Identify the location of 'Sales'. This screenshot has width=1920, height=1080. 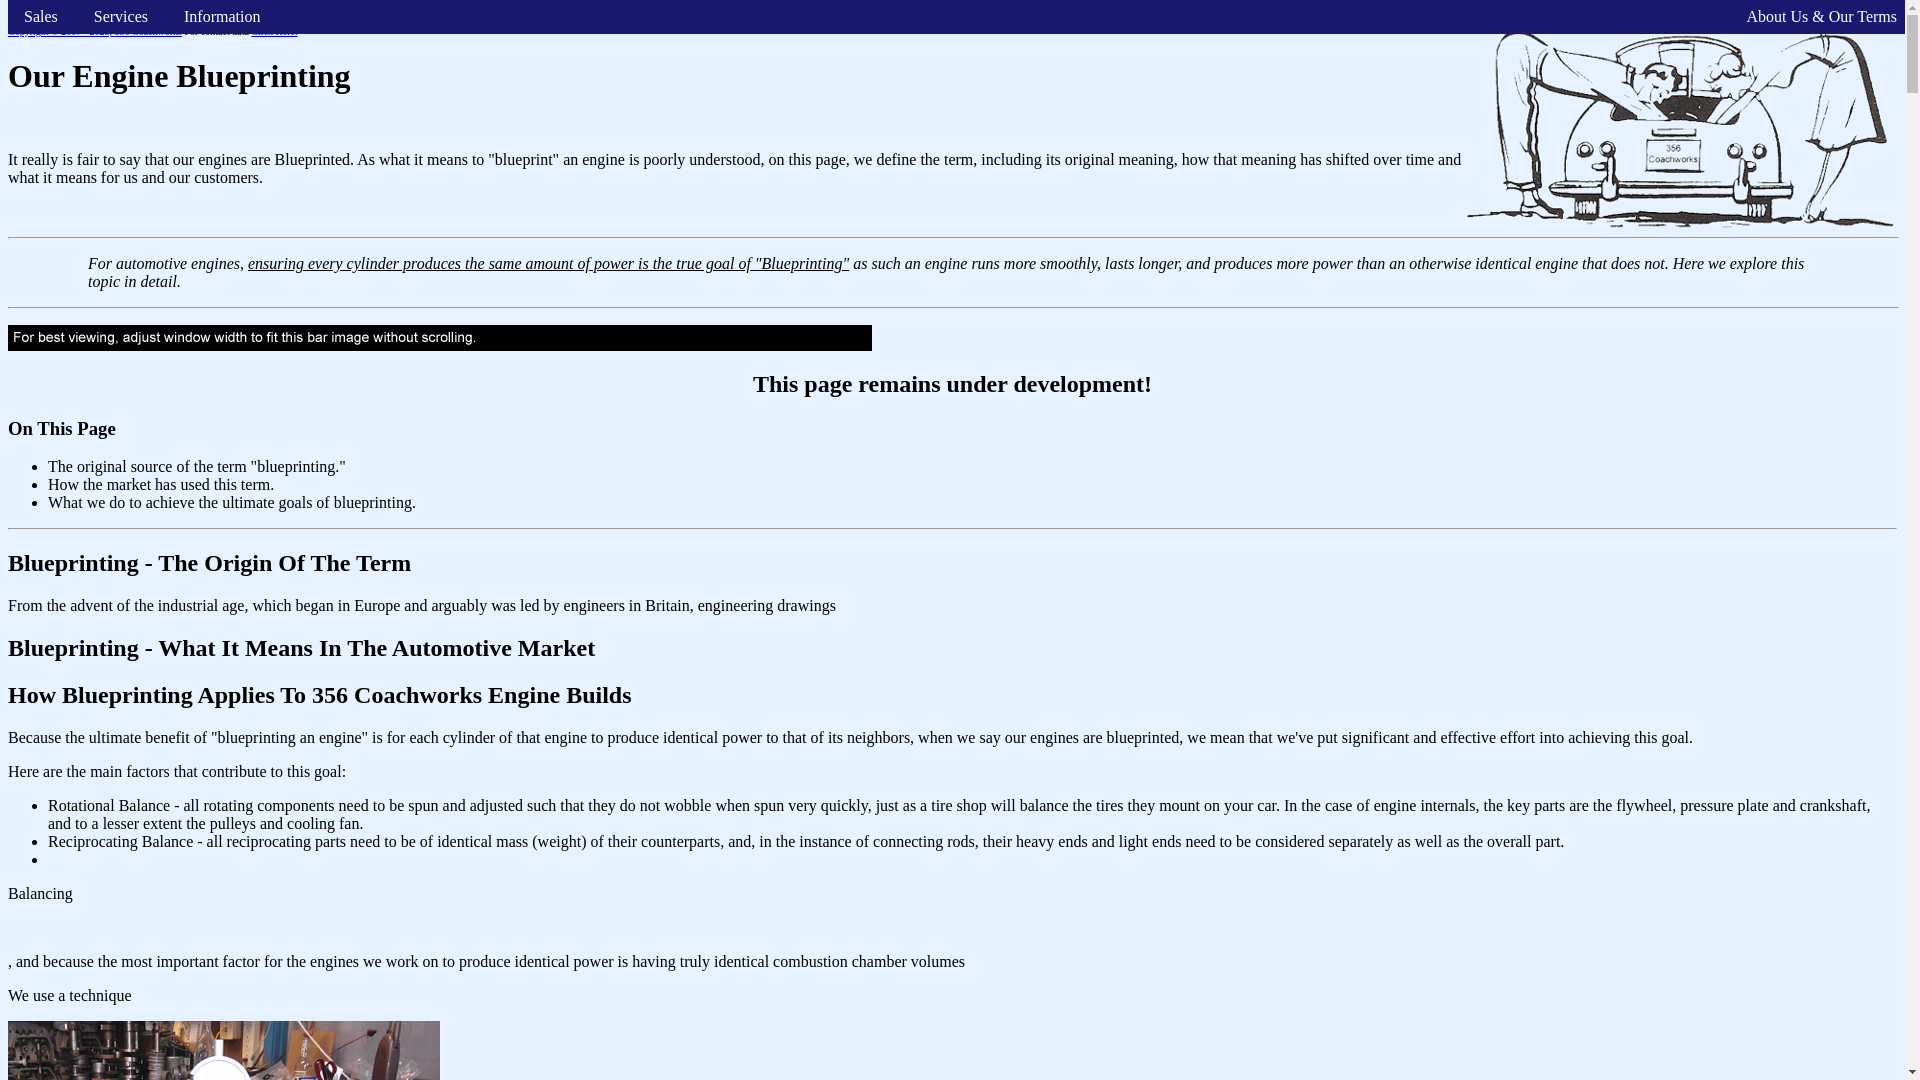
(41, 16).